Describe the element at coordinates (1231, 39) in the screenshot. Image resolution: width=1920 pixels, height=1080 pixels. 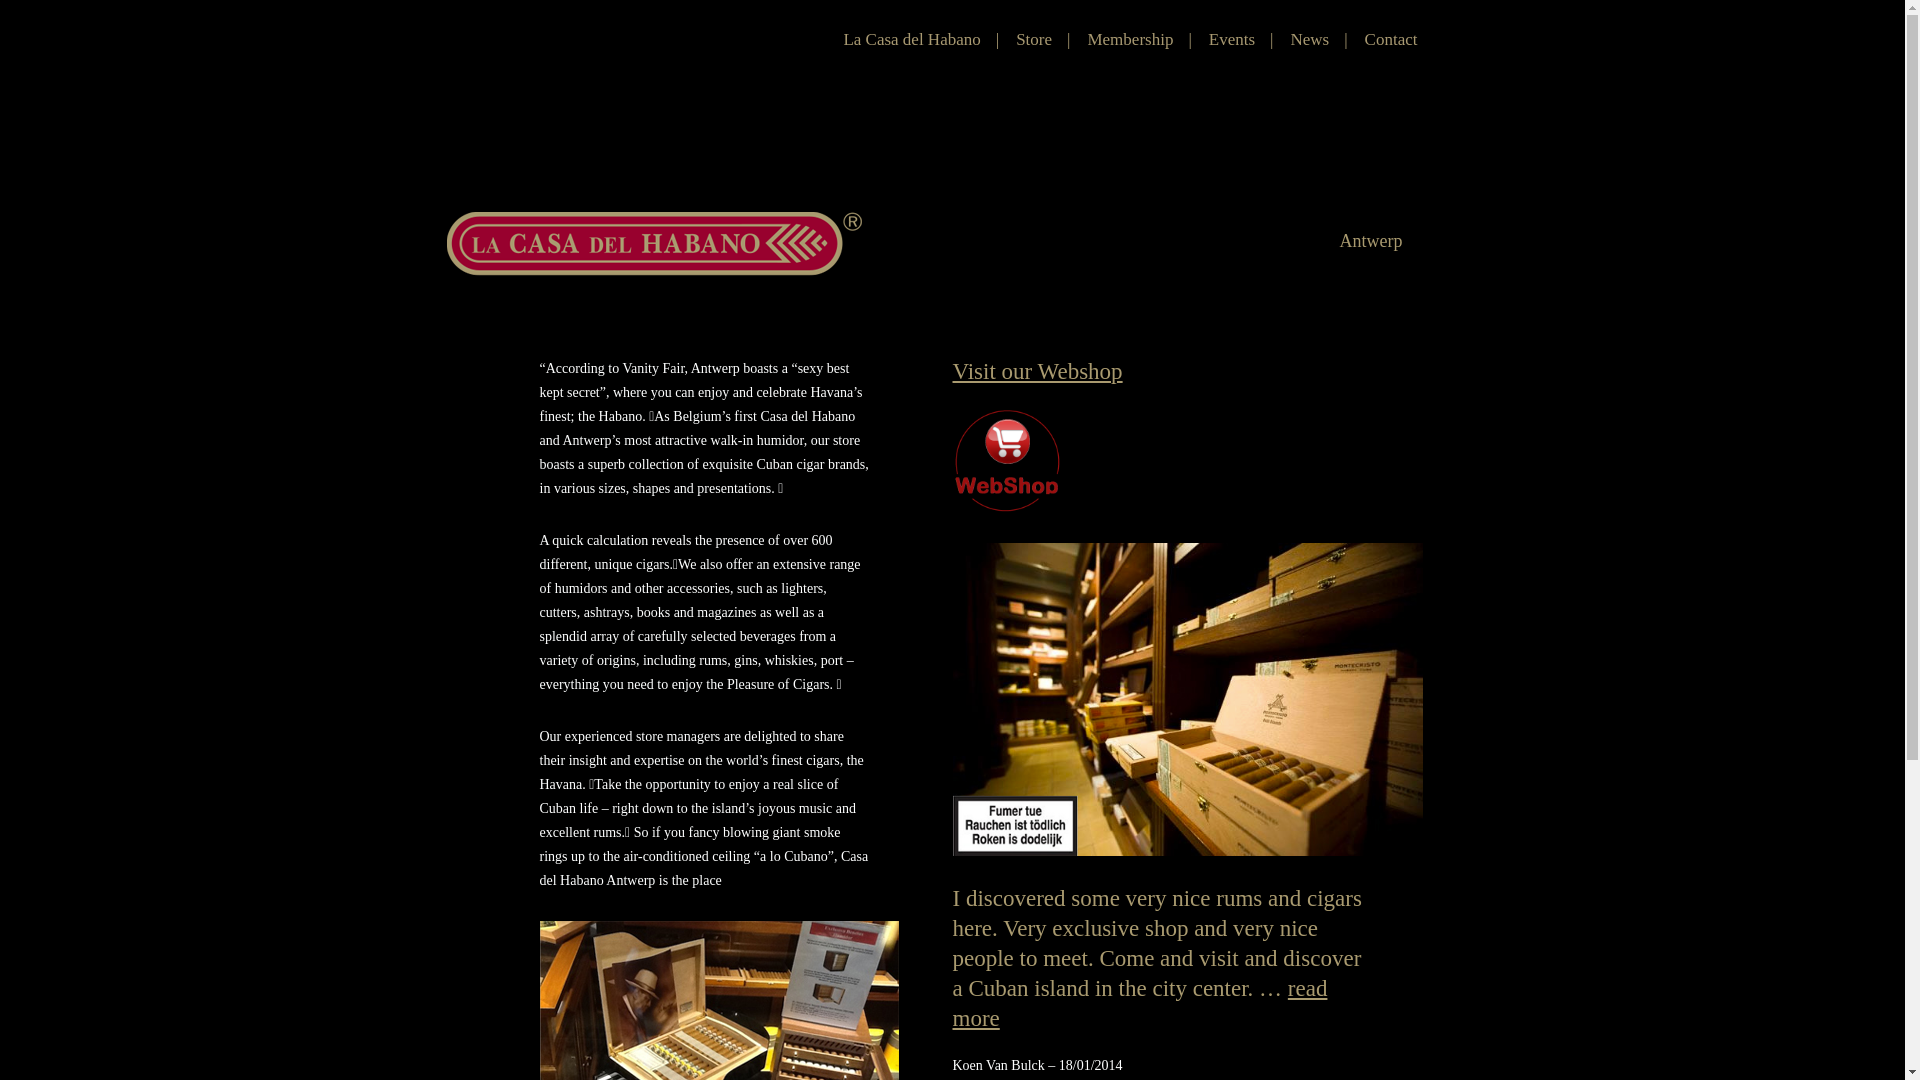
I see `'Events'` at that location.